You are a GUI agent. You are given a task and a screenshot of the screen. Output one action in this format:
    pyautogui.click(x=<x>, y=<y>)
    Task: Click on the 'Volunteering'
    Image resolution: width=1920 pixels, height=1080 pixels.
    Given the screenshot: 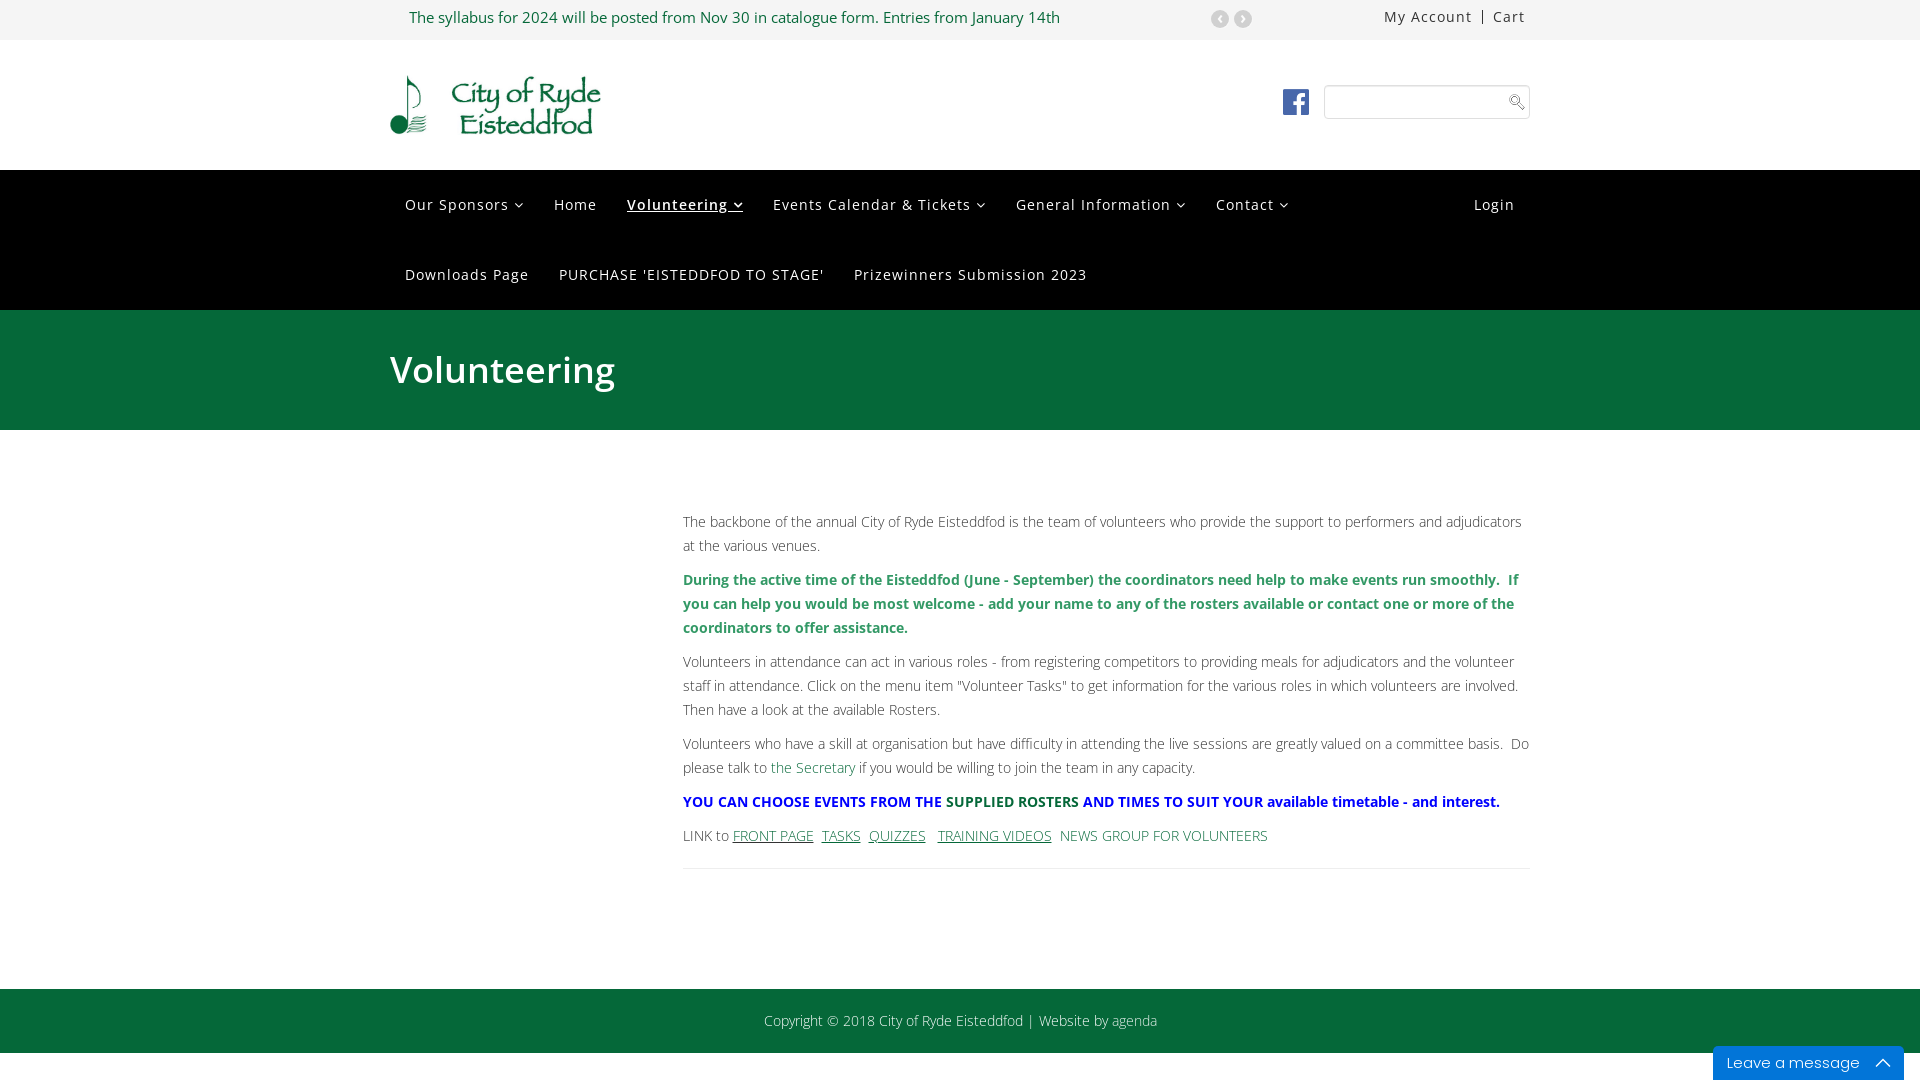 What is the action you would take?
    pyautogui.click(x=685, y=204)
    